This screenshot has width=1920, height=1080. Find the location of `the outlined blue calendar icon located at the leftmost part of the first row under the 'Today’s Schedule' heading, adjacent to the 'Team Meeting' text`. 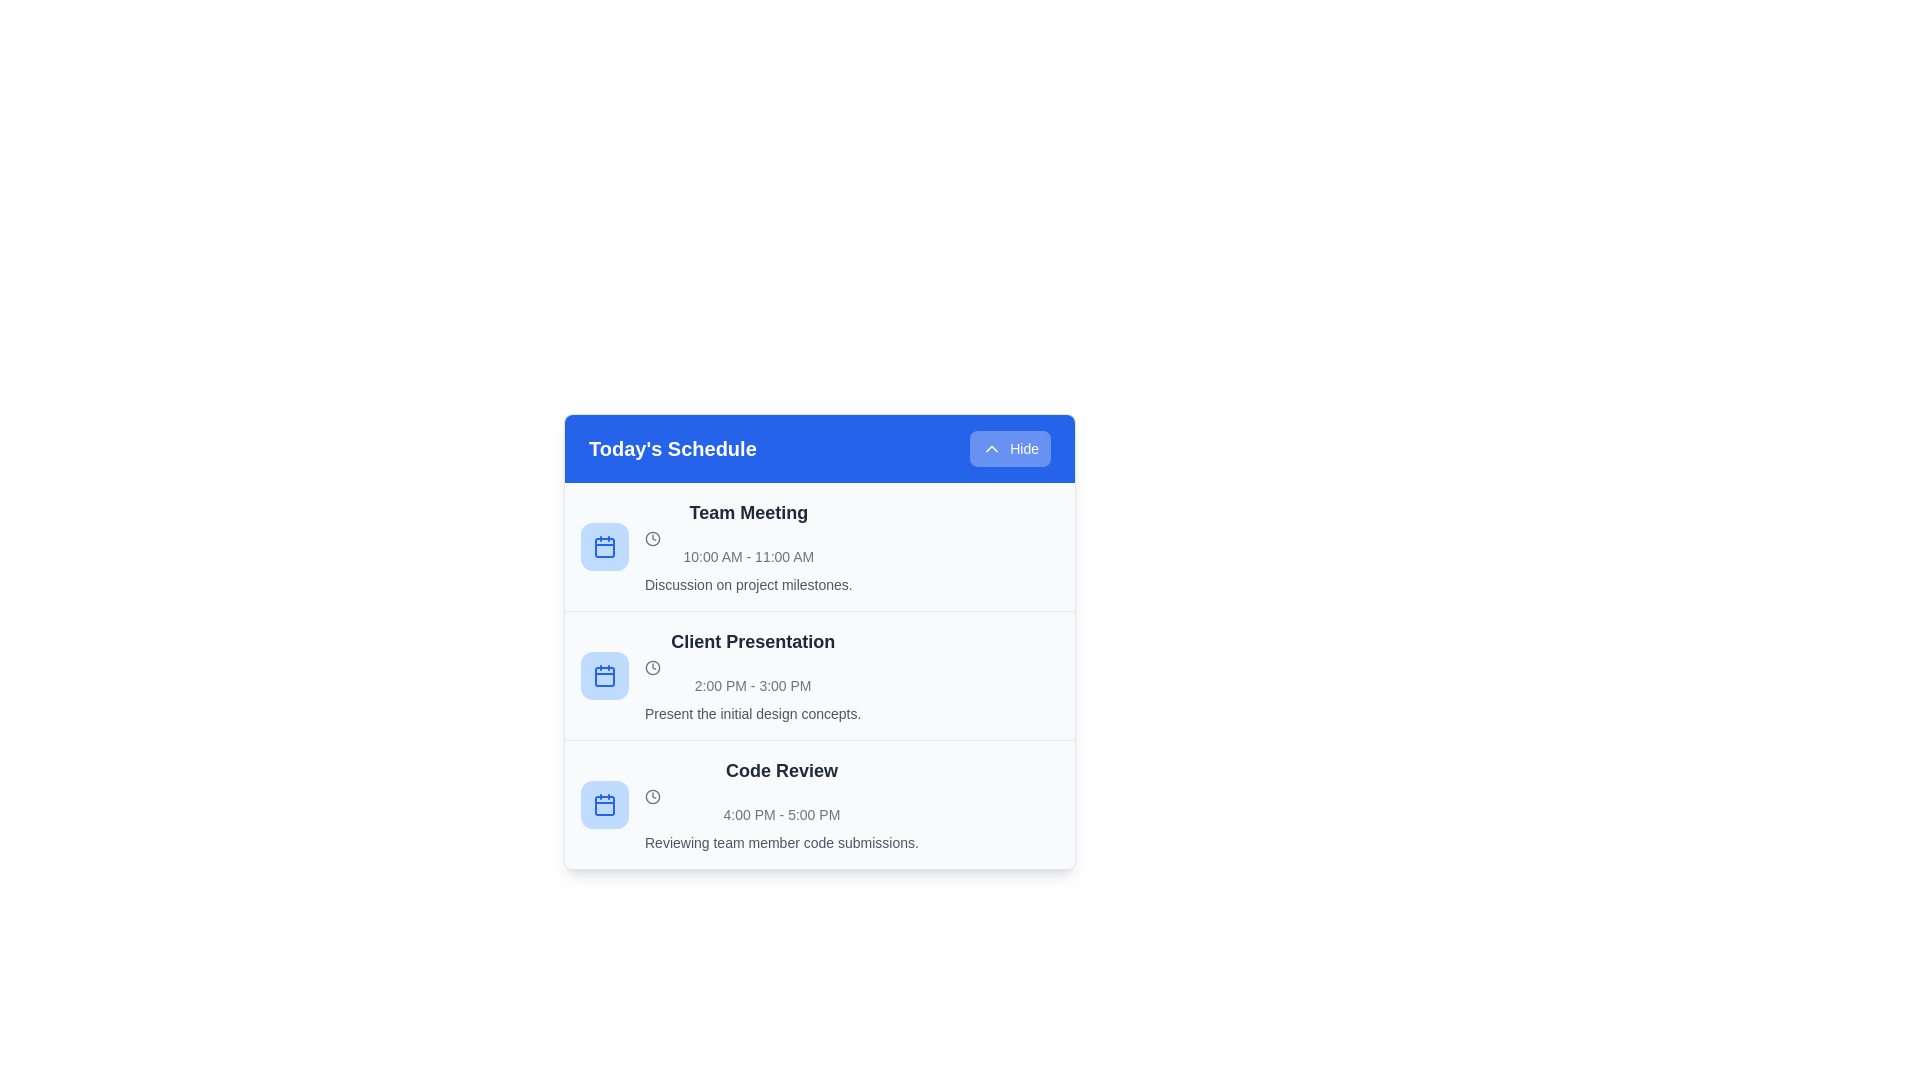

the outlined blue calendar icon located at the leftmost part of the first row under the 'Today’s Schedule' heading, adjacent to the 'Team Meeting' text is located at coordinates (603, 547).